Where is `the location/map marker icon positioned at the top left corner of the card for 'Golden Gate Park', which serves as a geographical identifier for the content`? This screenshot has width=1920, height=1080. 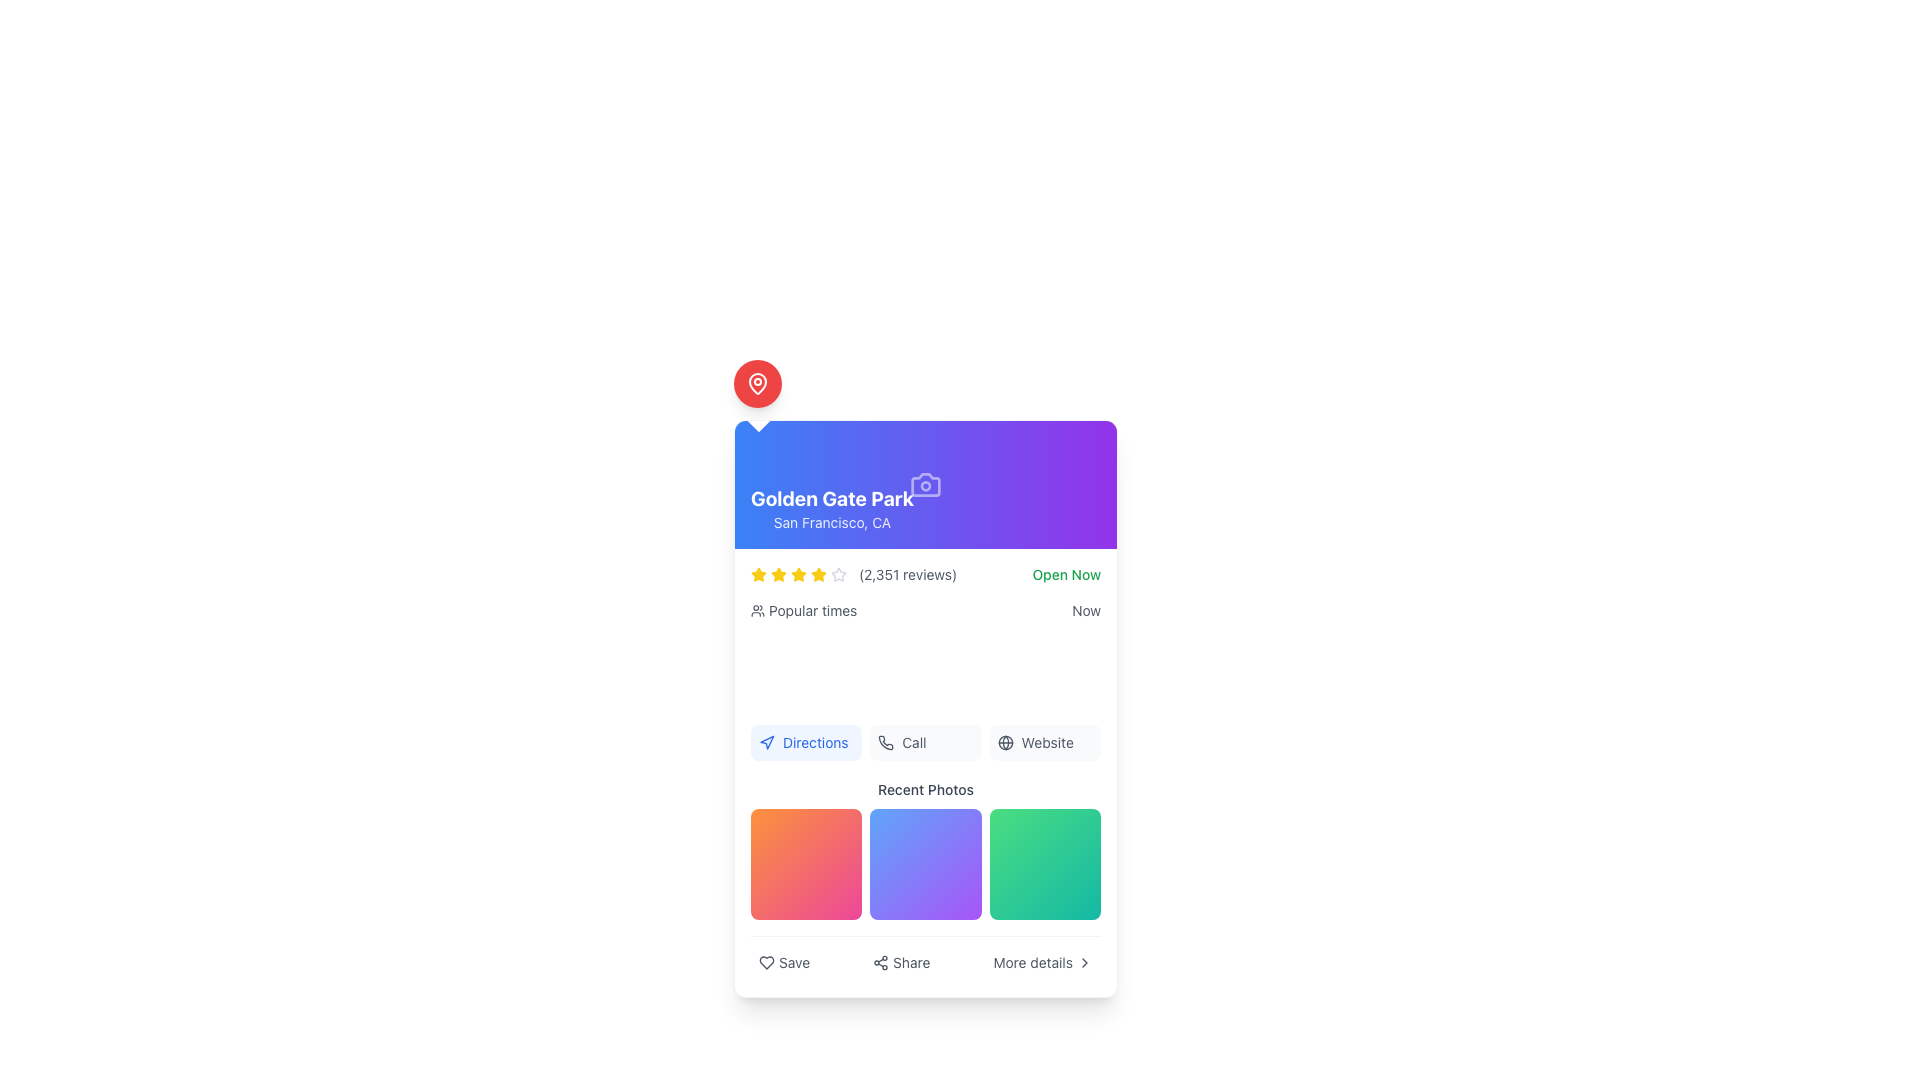
the location/map marker icon positioned at the top left corner of the card for 'Golden Gate Park', which serves as a geographical identifier for the content is located at coordinates (757, 384).